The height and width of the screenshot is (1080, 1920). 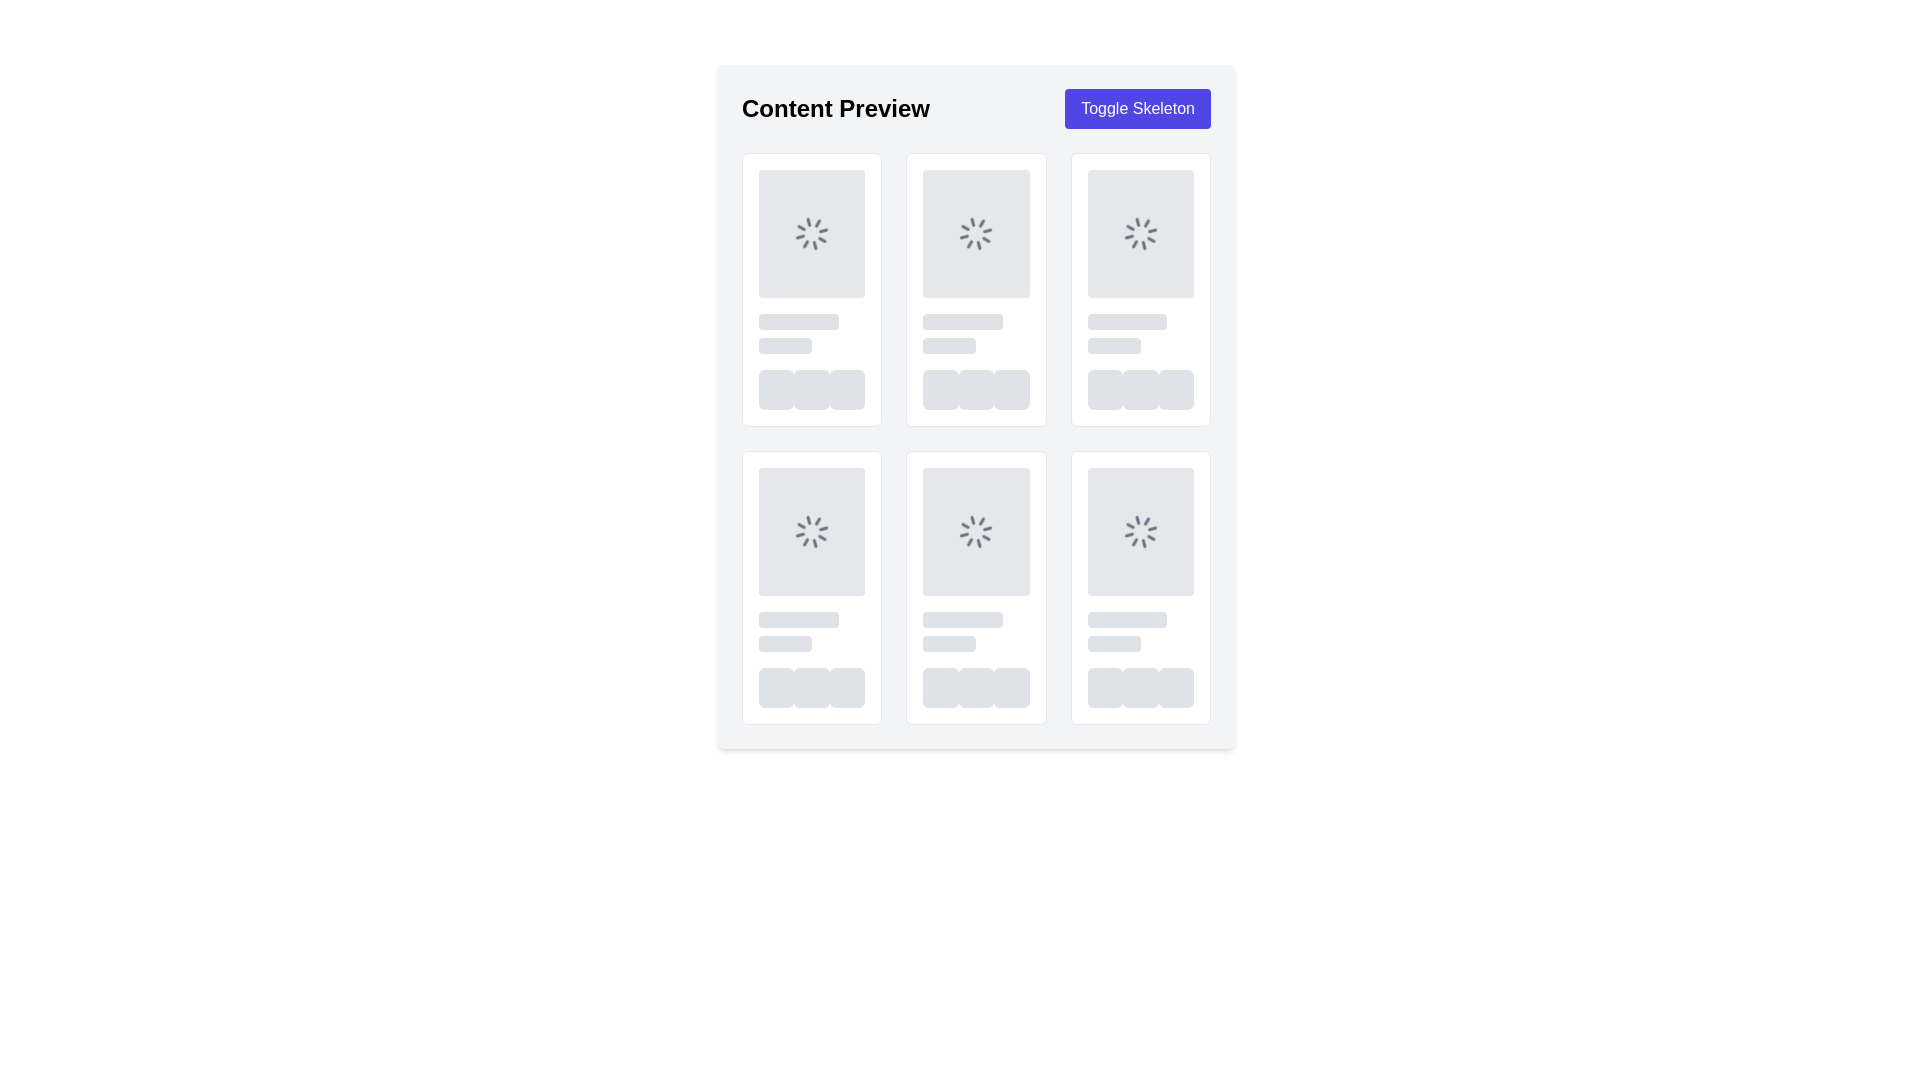 I want to click on the loading spinner icon, which is a circular spinner with gray color and animated spinning effect, located in the second row and third column of the grid in the 'Content Preview' layout, so click(x=1140, y=531).